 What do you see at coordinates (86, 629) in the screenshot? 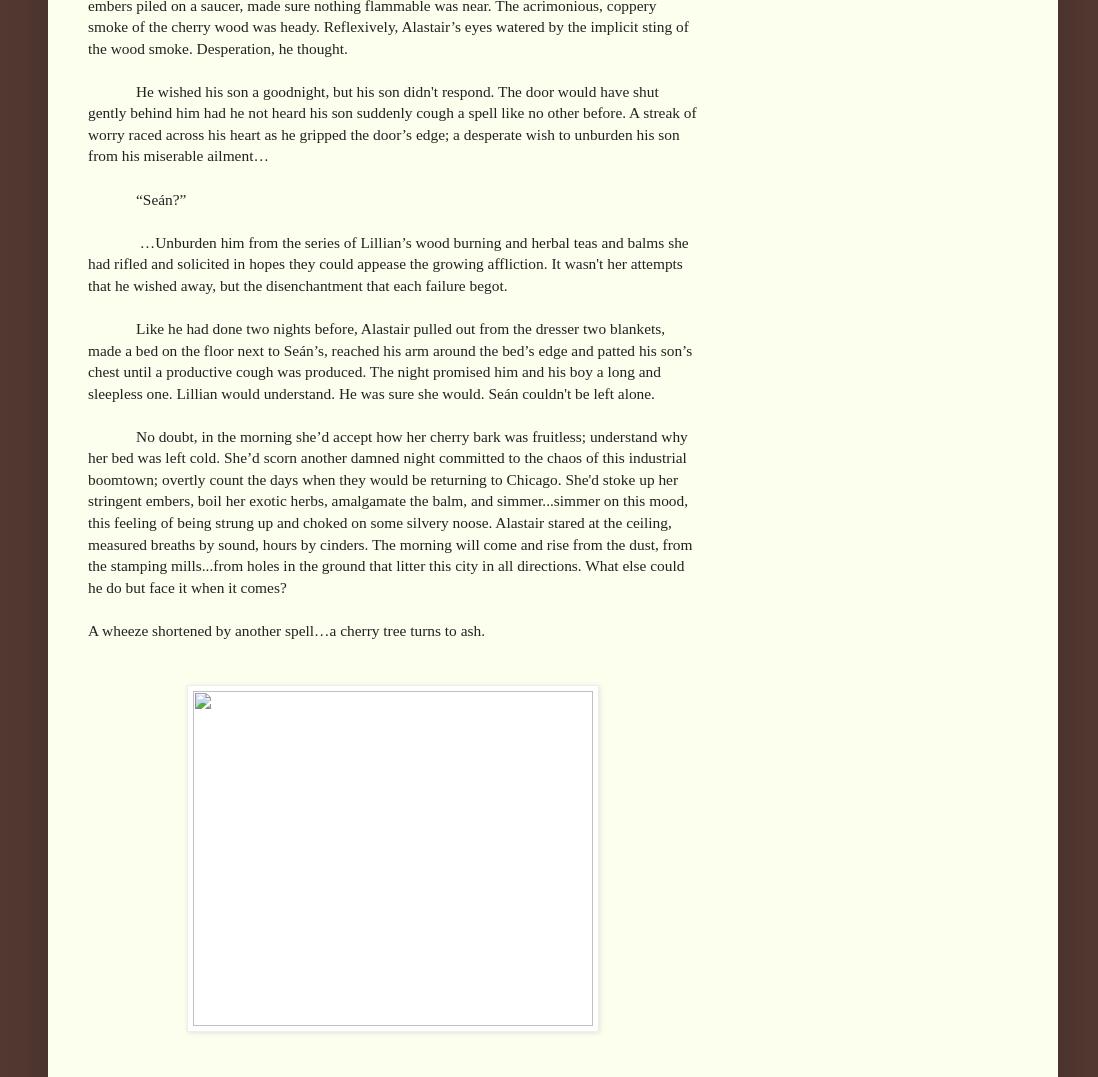
I see `'A wheeze shortened by another spell…a cherry tree turns to ash.'` at bounding box center [86, 629].